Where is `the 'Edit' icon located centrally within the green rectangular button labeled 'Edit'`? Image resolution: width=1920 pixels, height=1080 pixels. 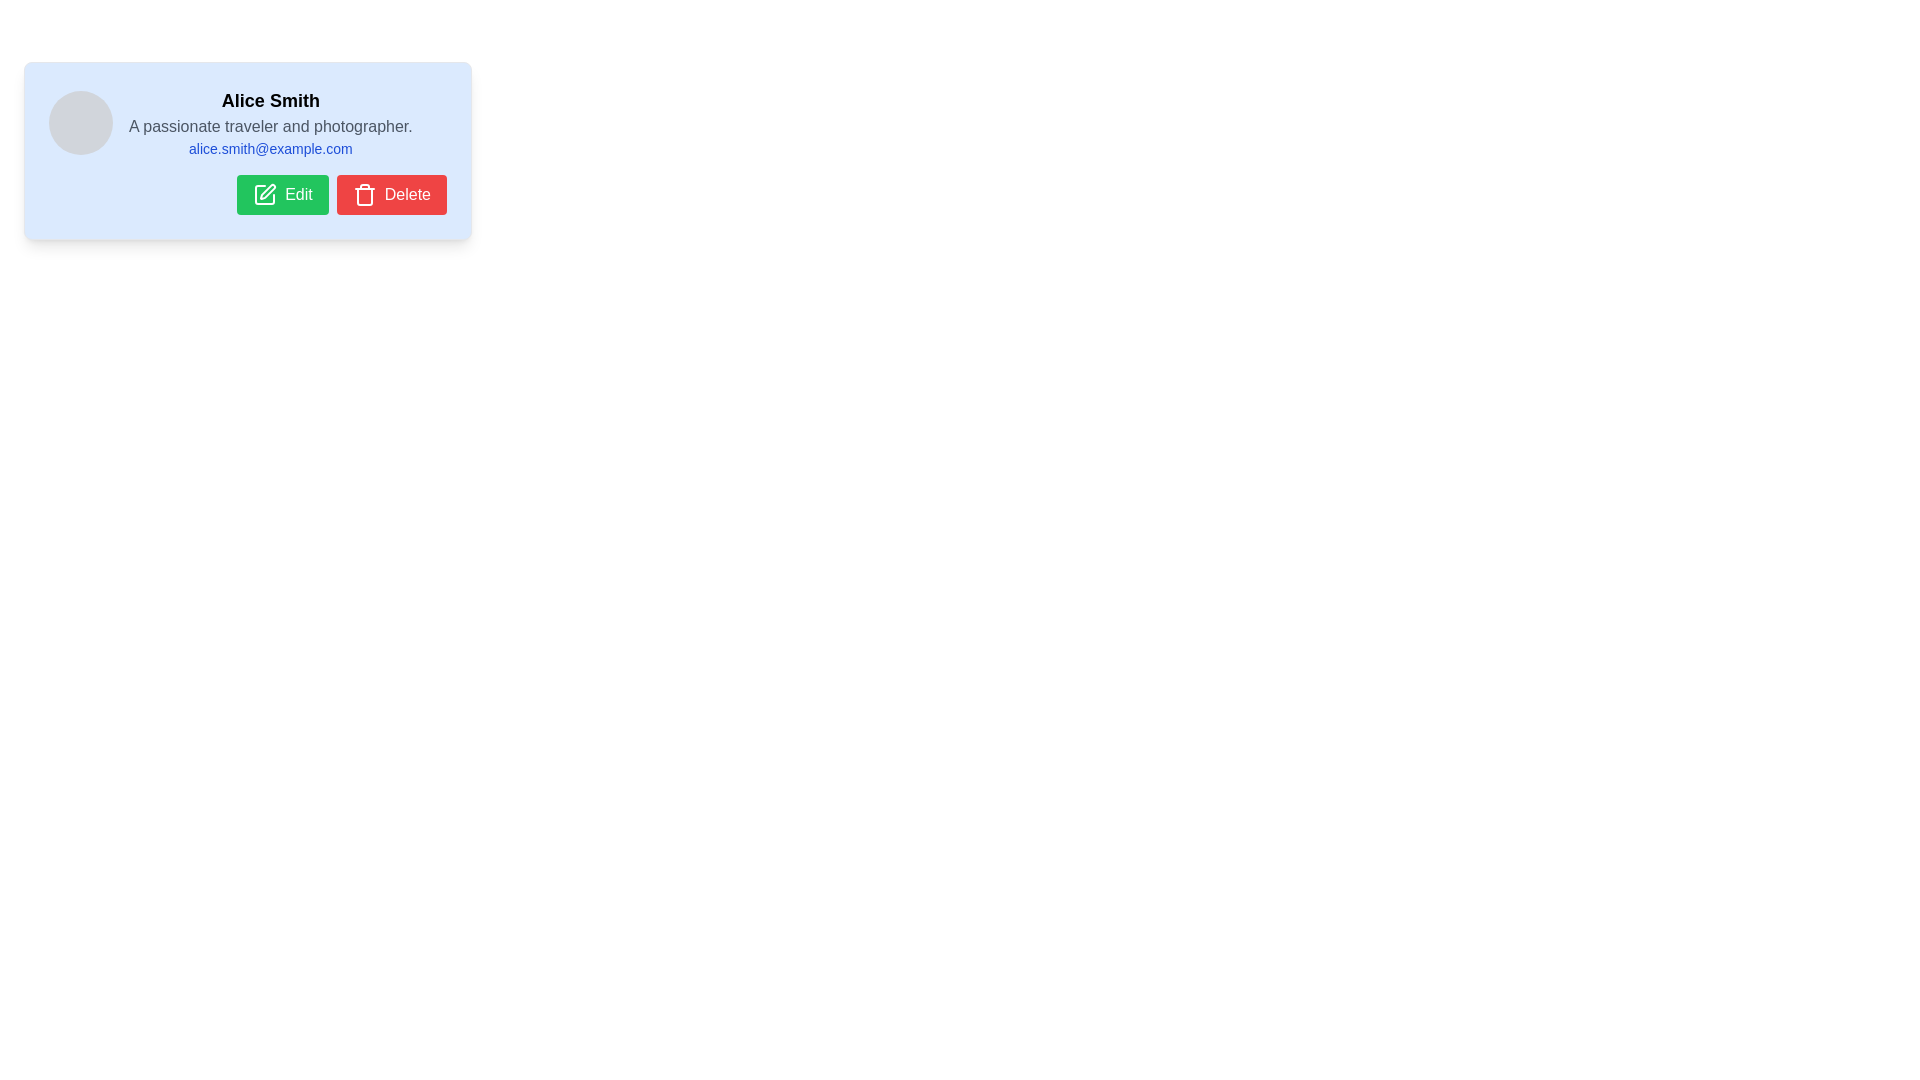
the 'Edit' icon located centrally within the green rectangular button labeled 'Edit' is located at coordinates (264, 195).